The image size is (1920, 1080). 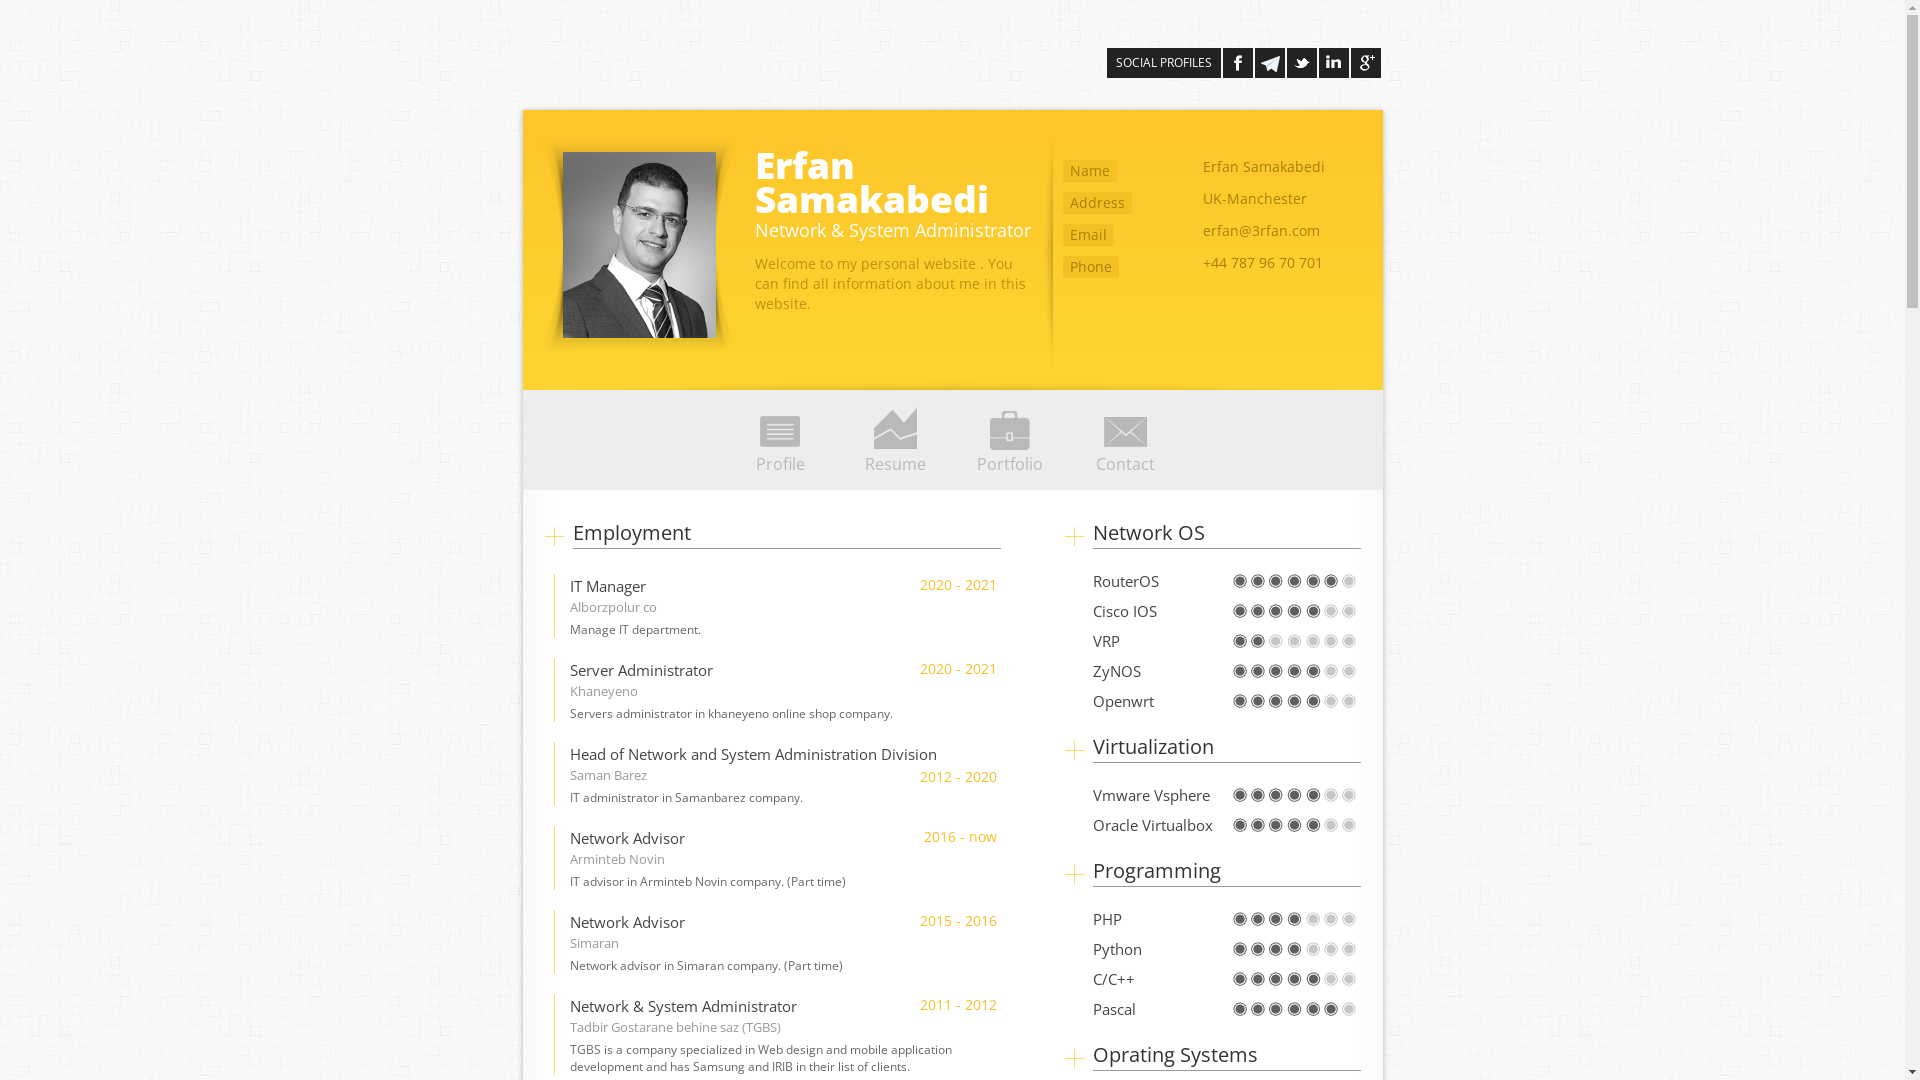 What do you see at coordinates (778, 432) in the screenshot?
I see `'Profile'` at bounding box center [778, 432].